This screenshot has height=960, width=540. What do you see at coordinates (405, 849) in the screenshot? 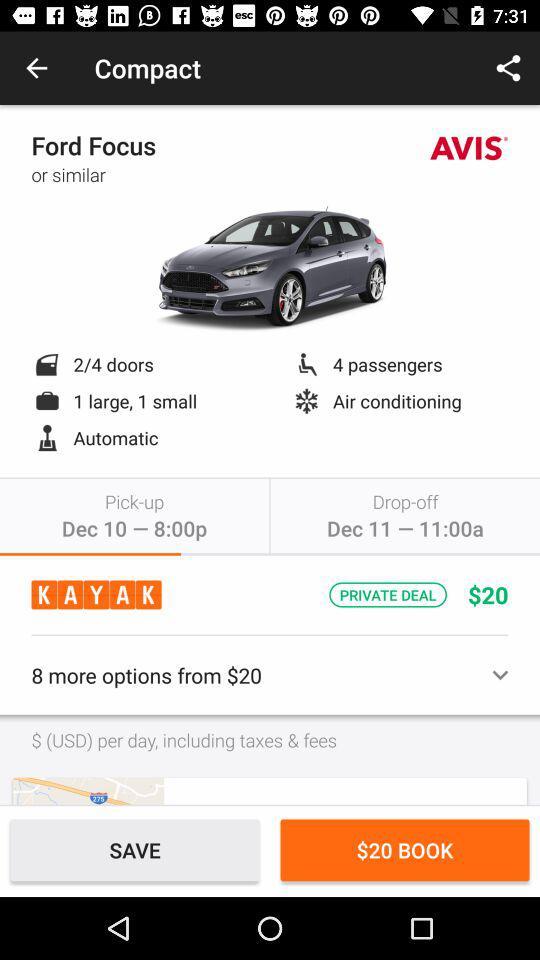
I see `$20 book icon` at bounding box center [405, 849].